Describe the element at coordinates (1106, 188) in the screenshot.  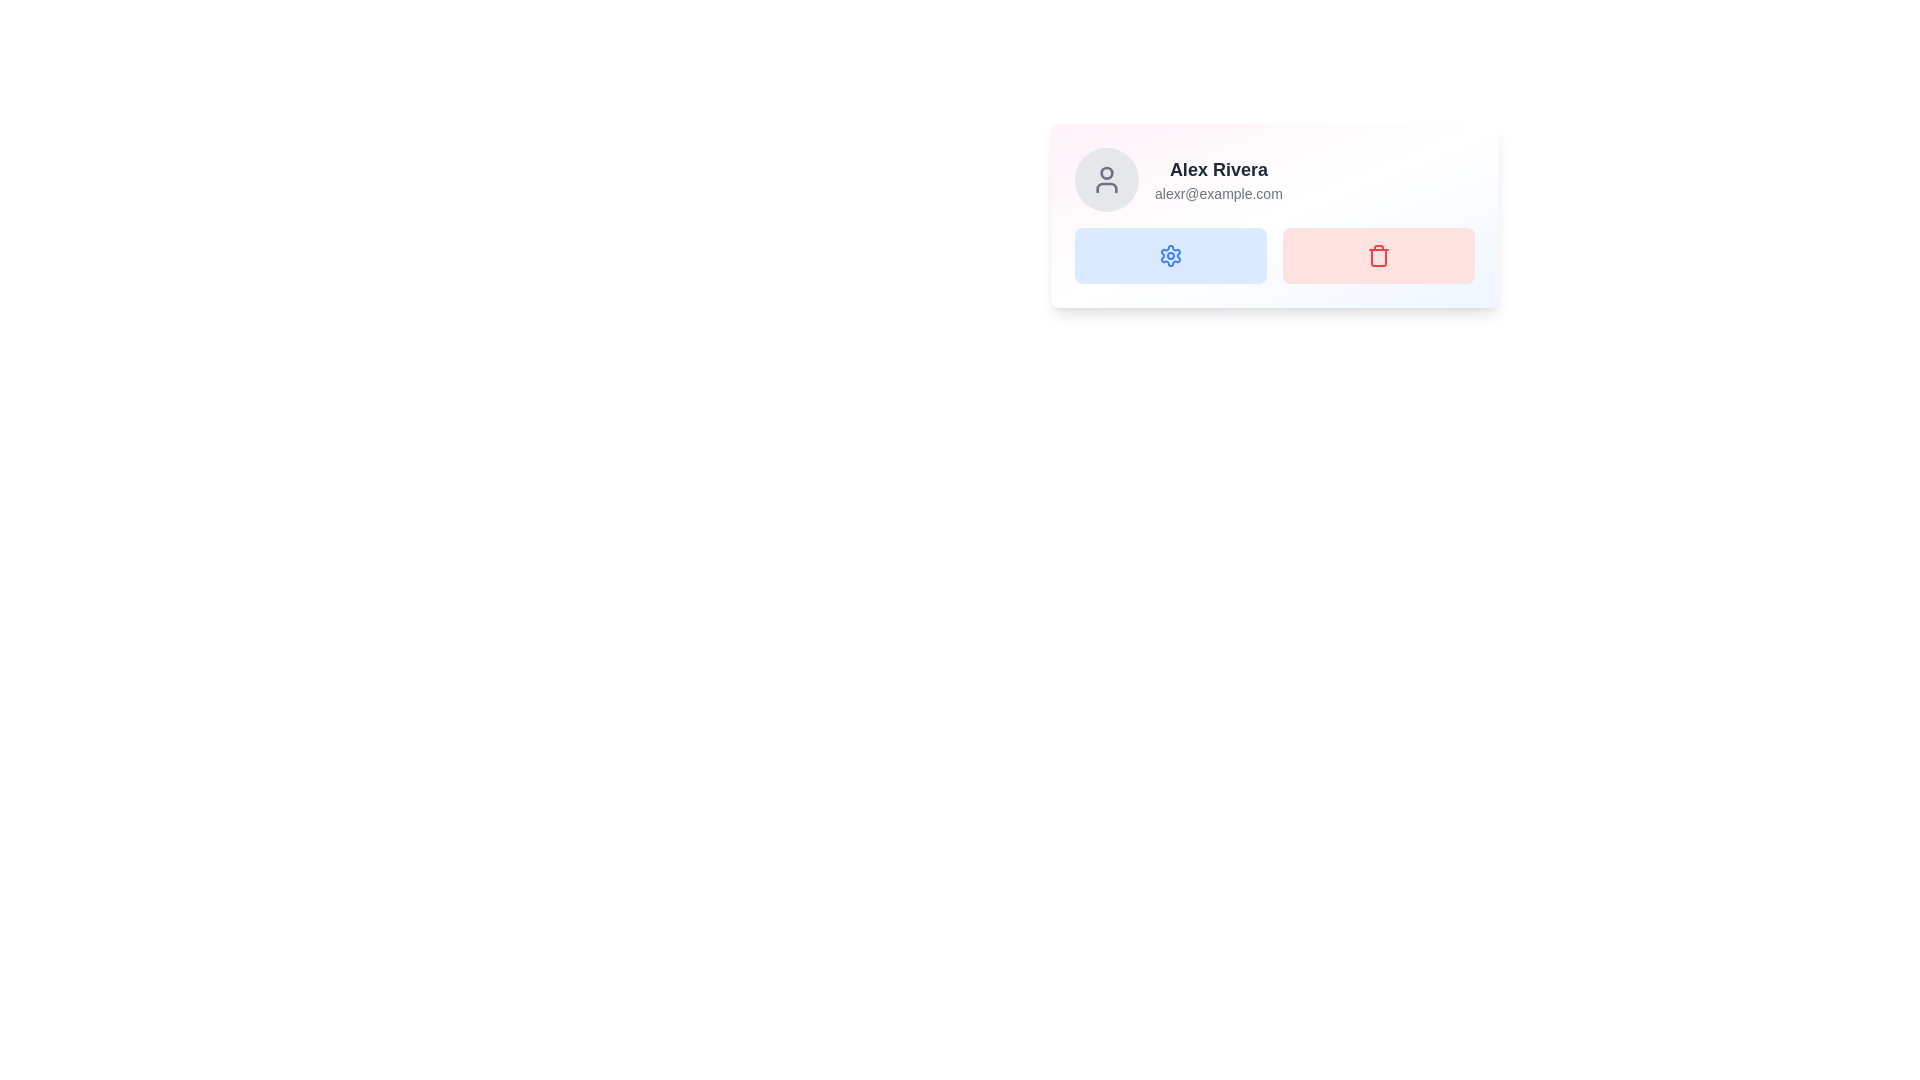
I see `the lower part of the user icon, which is represented by a minimalistic line drawing of shoulders and torso, for additional functionality` at that location.